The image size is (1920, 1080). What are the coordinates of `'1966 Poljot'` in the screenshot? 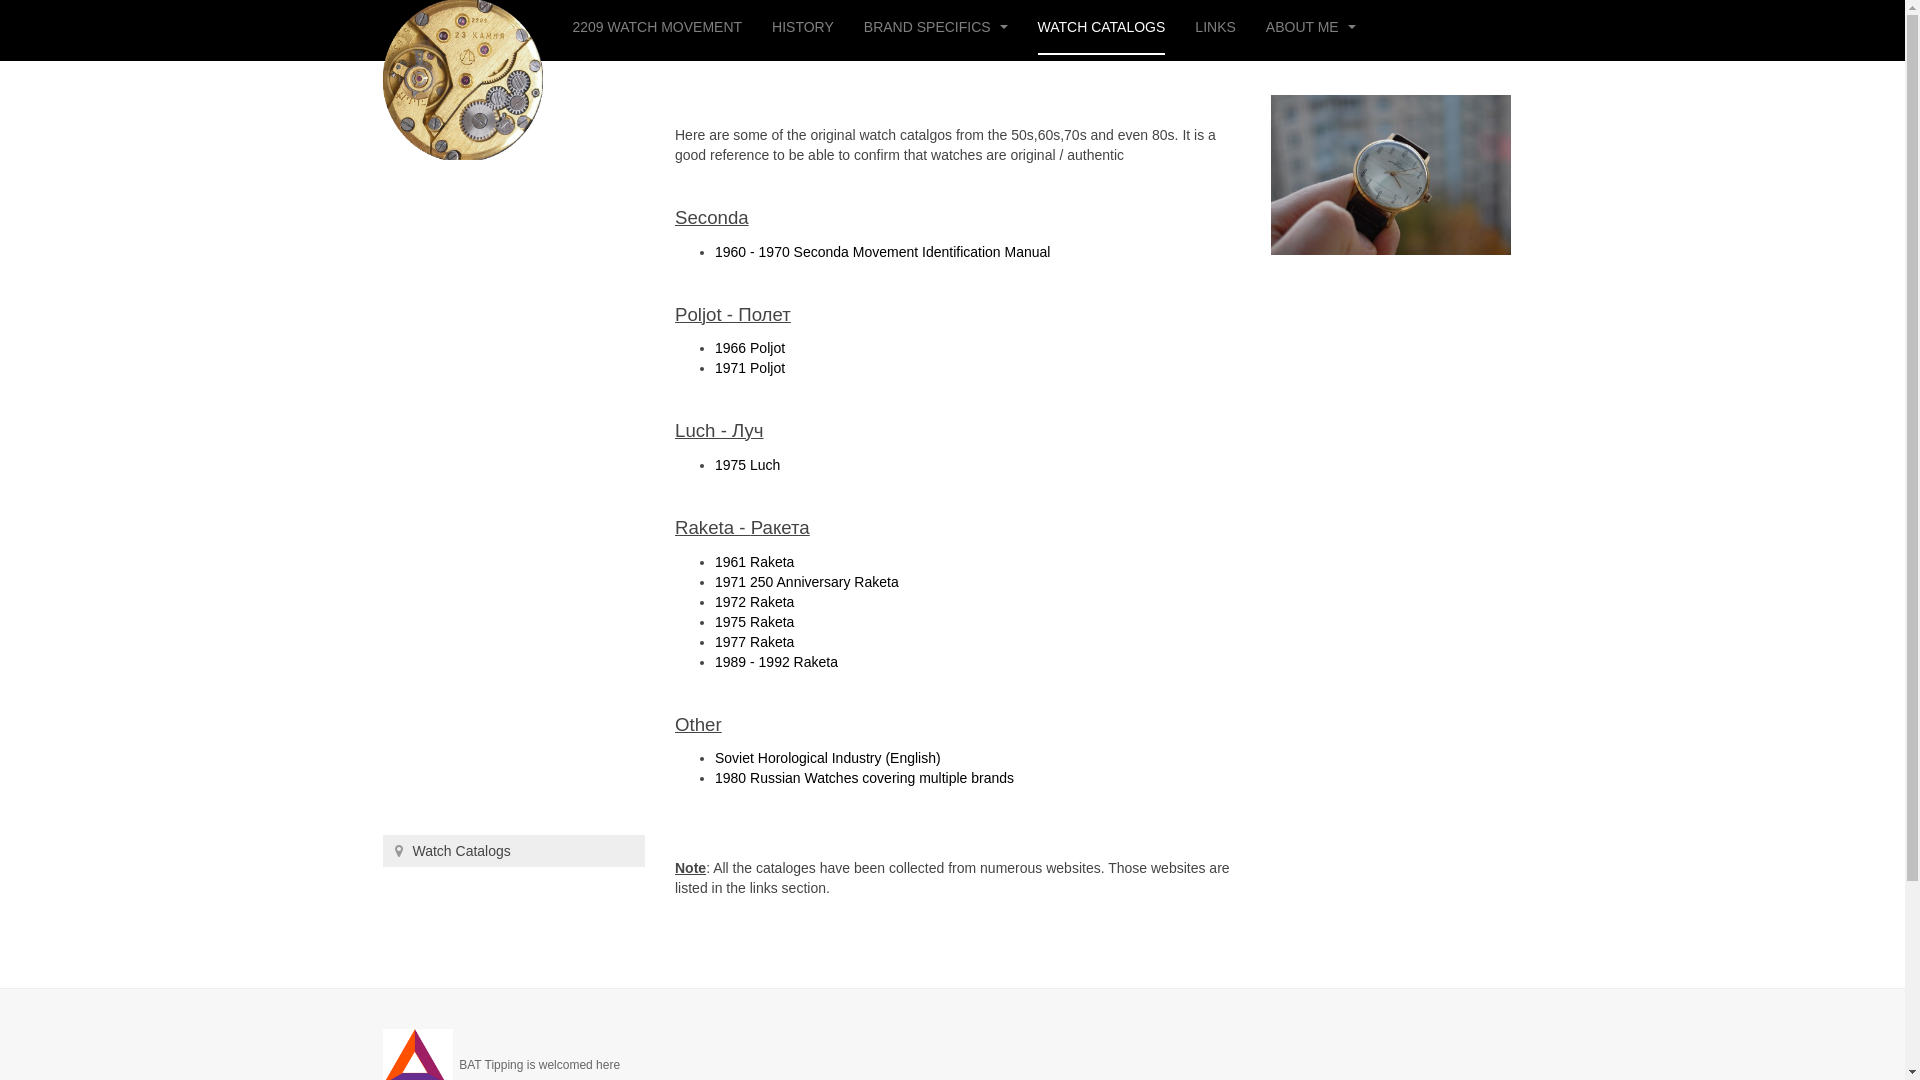 It's located at (715, 346).